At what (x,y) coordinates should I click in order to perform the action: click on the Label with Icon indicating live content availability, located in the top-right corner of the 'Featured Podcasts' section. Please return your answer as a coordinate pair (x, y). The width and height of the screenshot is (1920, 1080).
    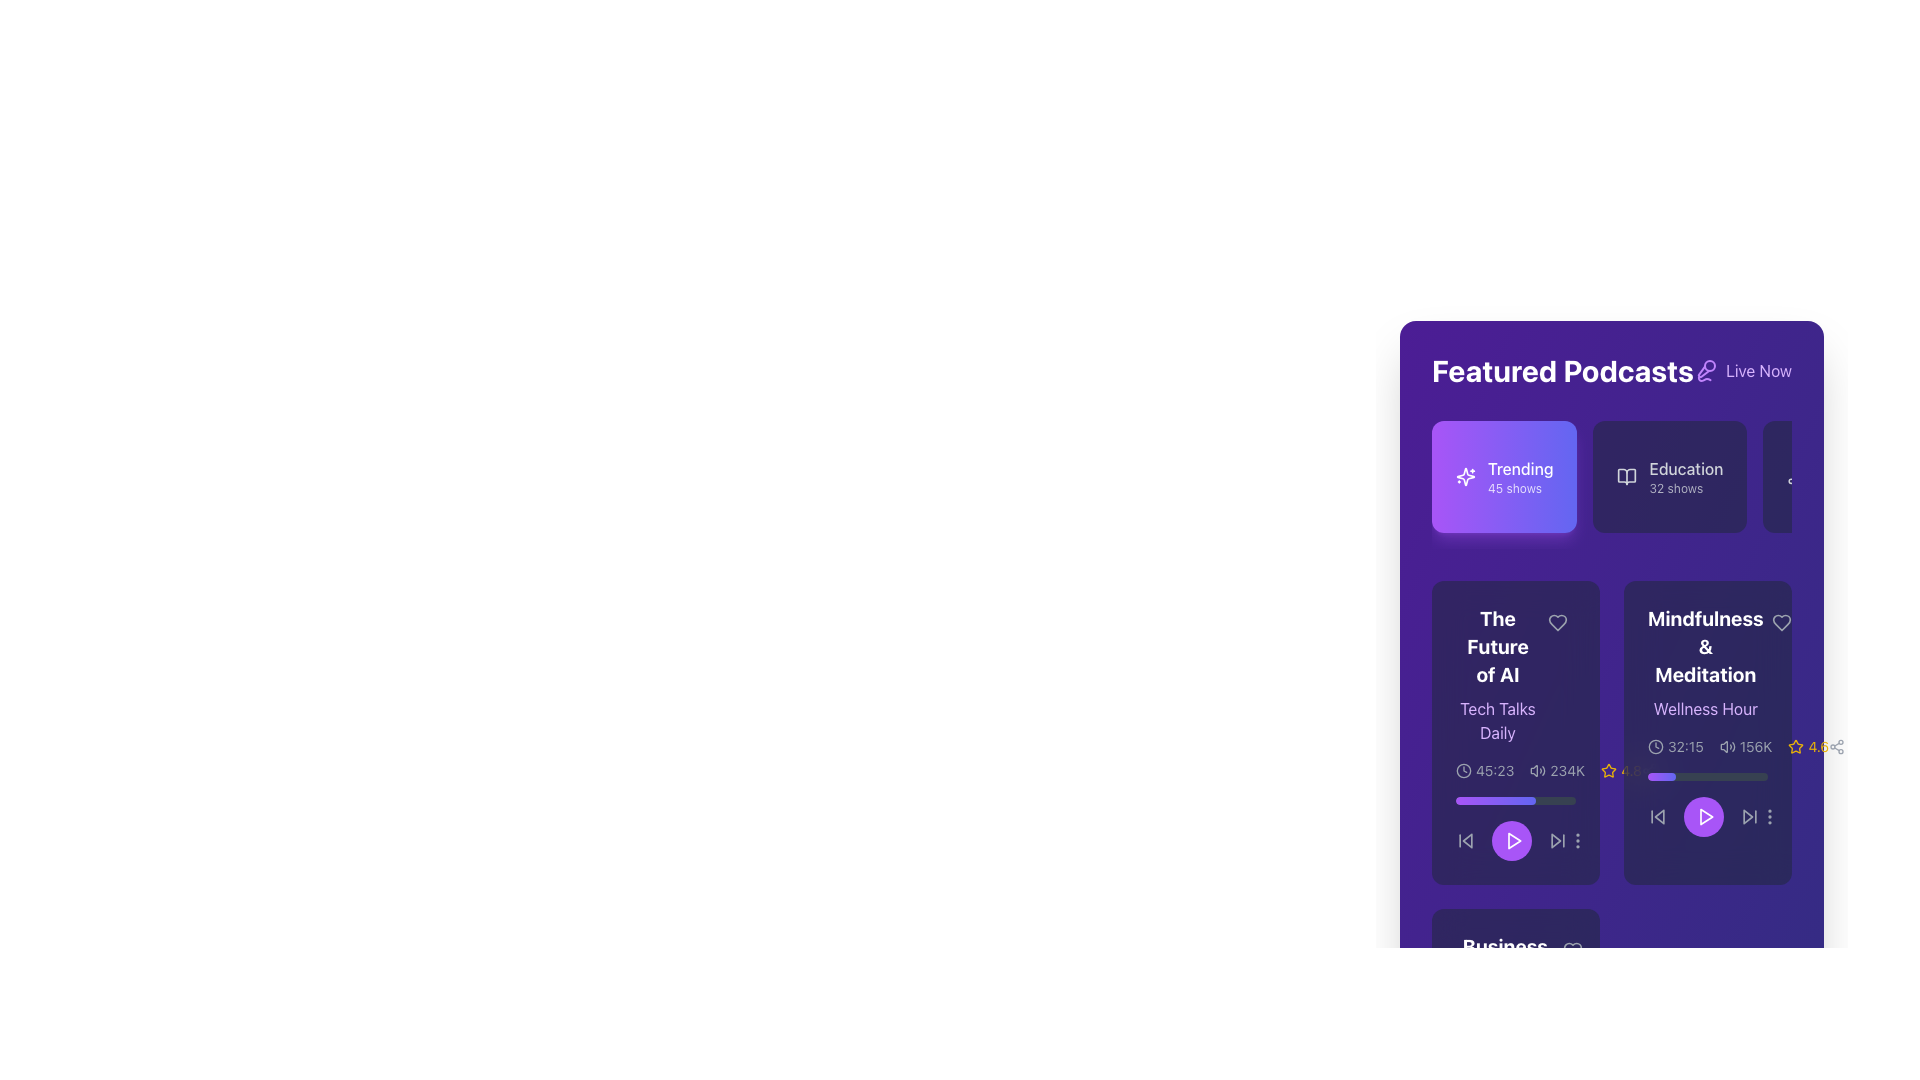
    Looking at the image, I should click on (1741, 370).